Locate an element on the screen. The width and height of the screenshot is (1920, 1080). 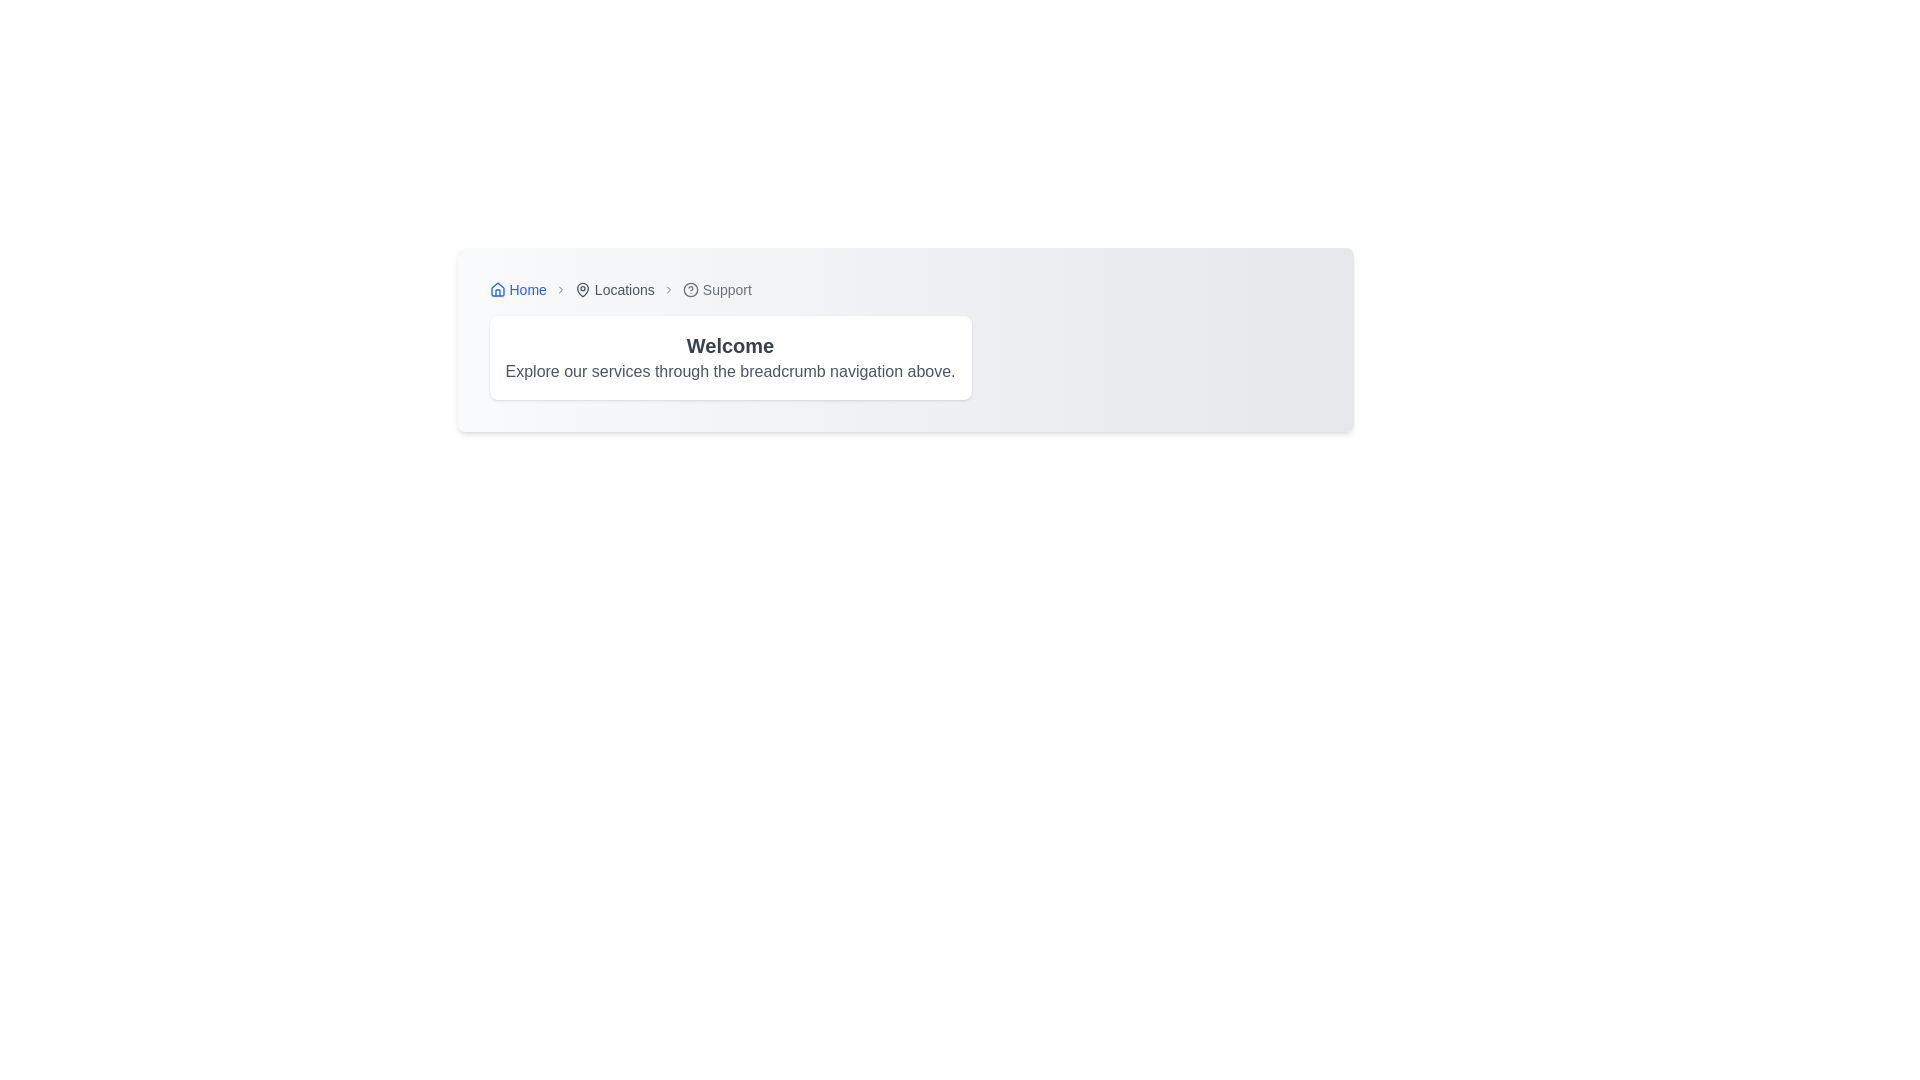
the help icon in the breadcrumb navigation bar, which is positioned to the left of the 'Support' text is located at coordinates (690, 289).